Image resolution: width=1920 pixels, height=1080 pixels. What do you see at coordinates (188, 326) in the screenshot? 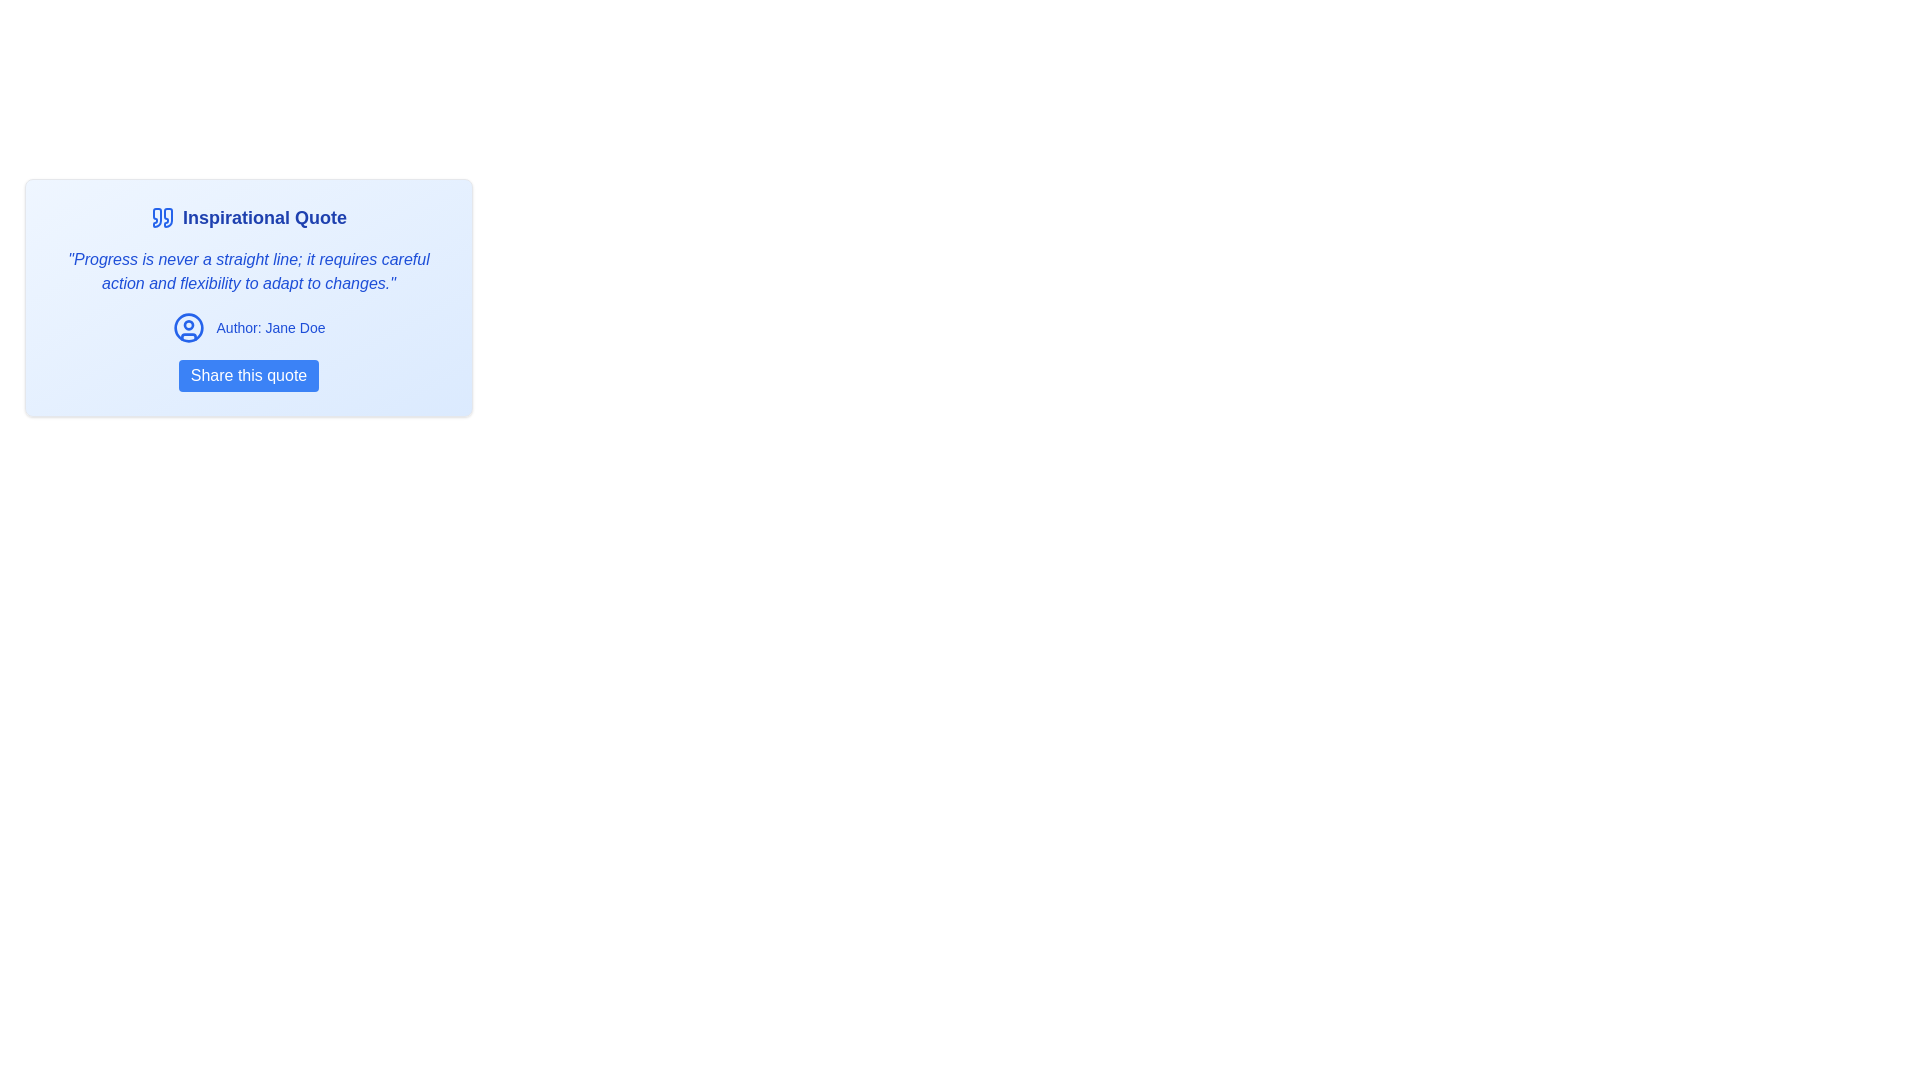
I see `the circular user profile icon that represents 'Author: Jane Doe', located` at bounding box center [188, 326].